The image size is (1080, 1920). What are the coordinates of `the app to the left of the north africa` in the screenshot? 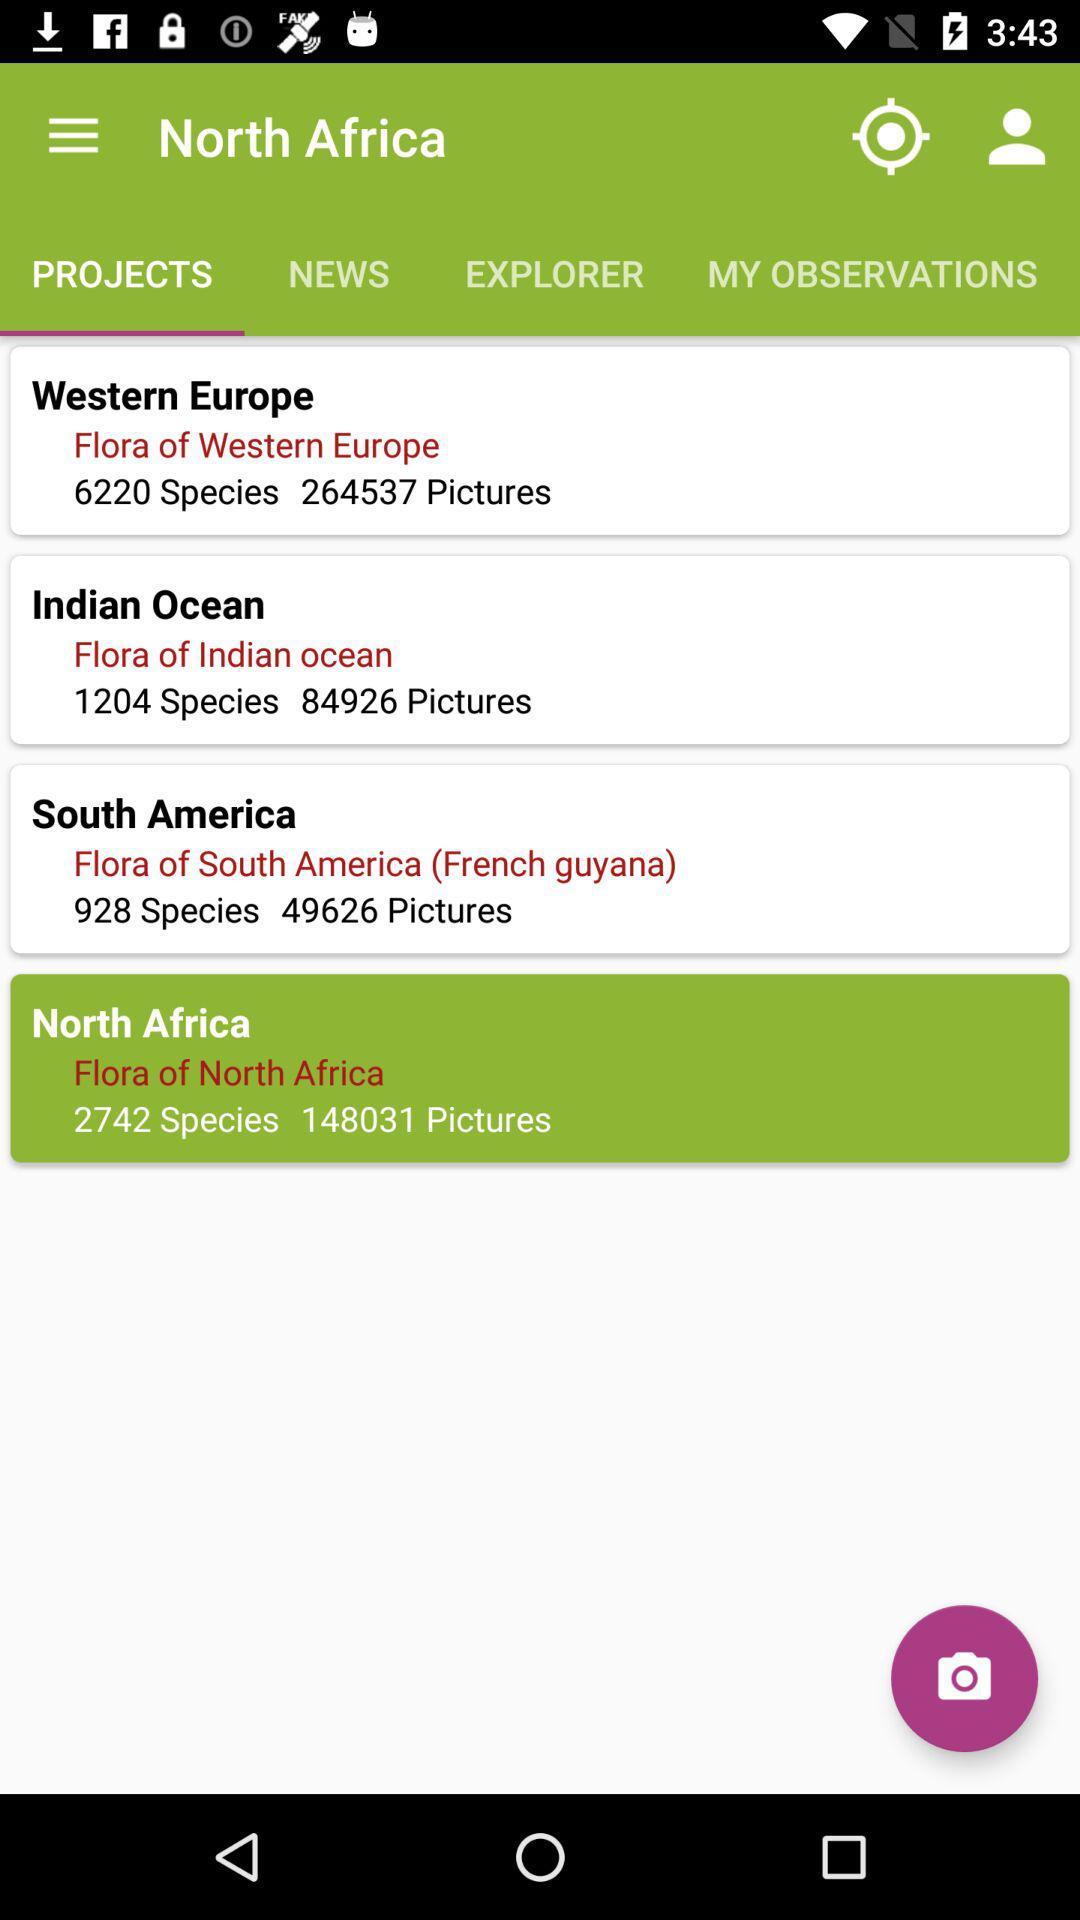 It's located at (72, 135).